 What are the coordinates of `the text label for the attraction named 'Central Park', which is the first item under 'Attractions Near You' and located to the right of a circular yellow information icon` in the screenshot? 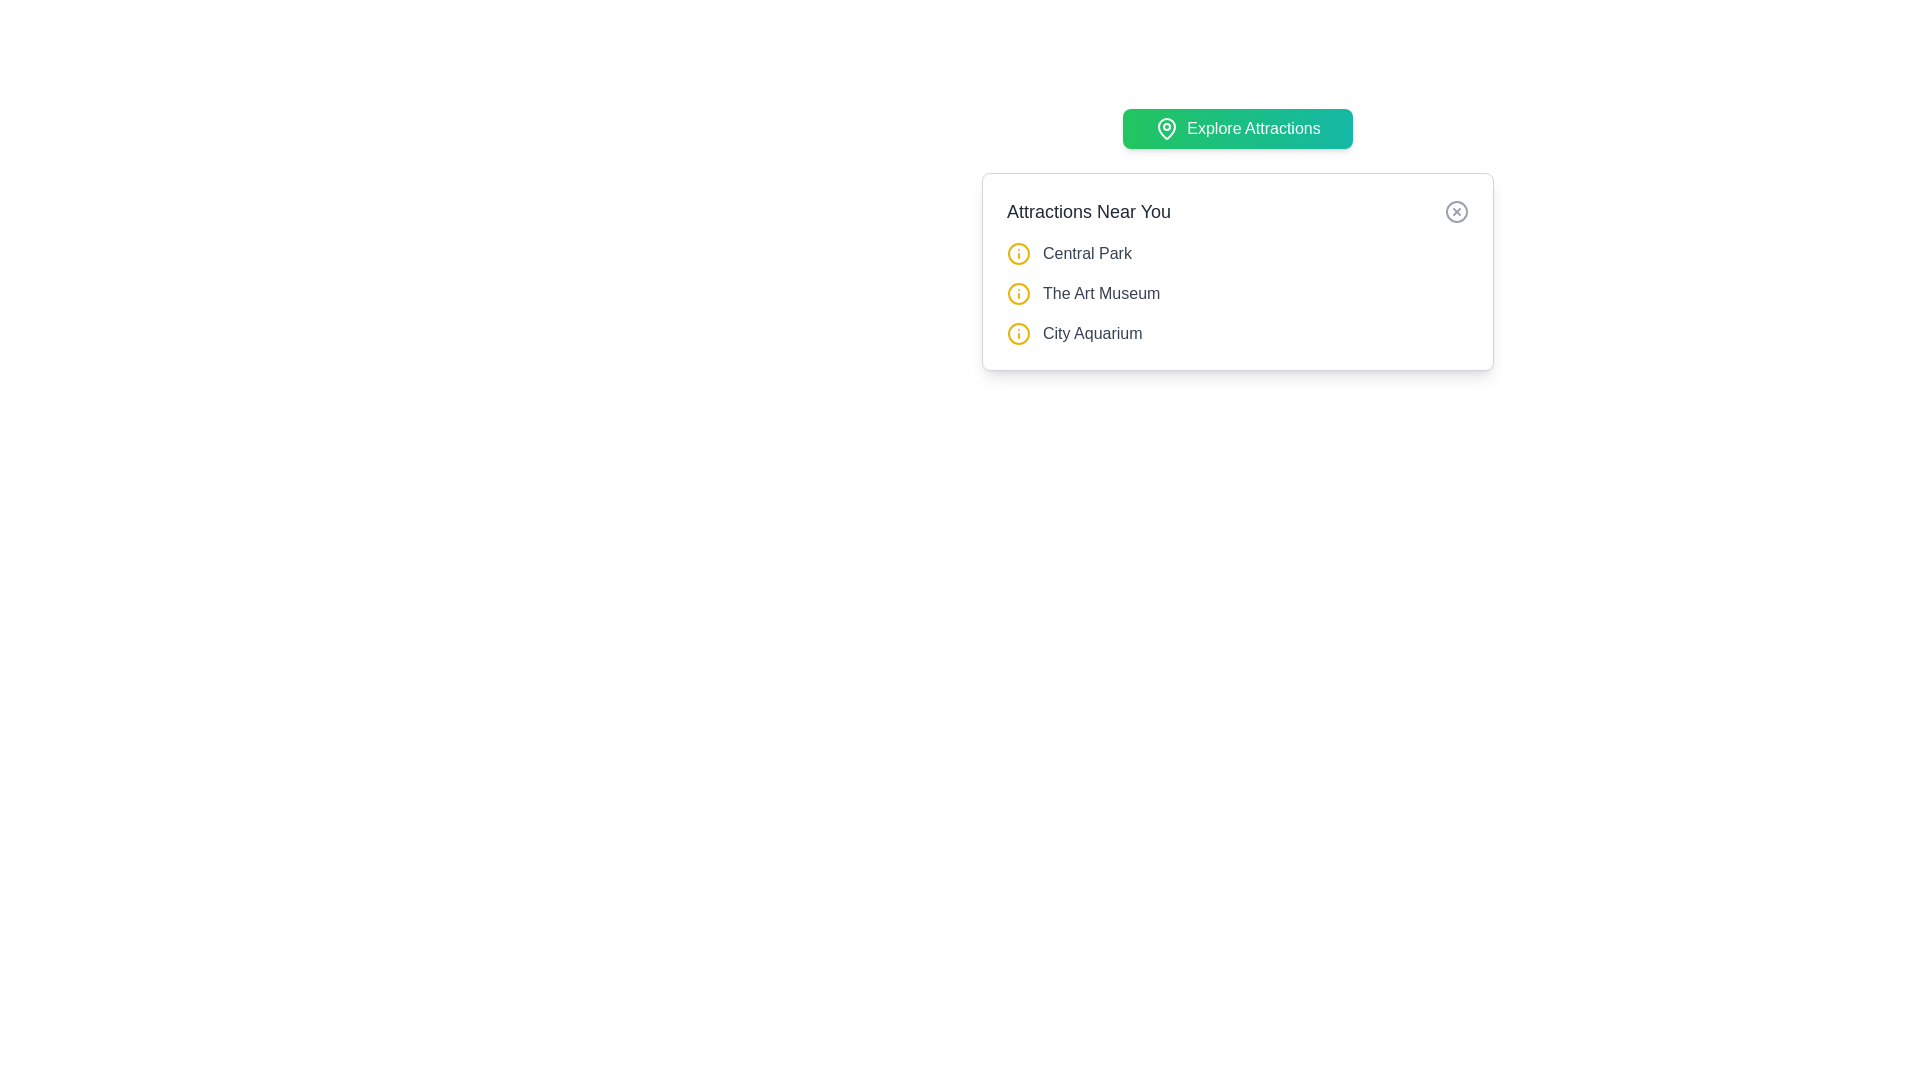 It's located at (1086, 253).